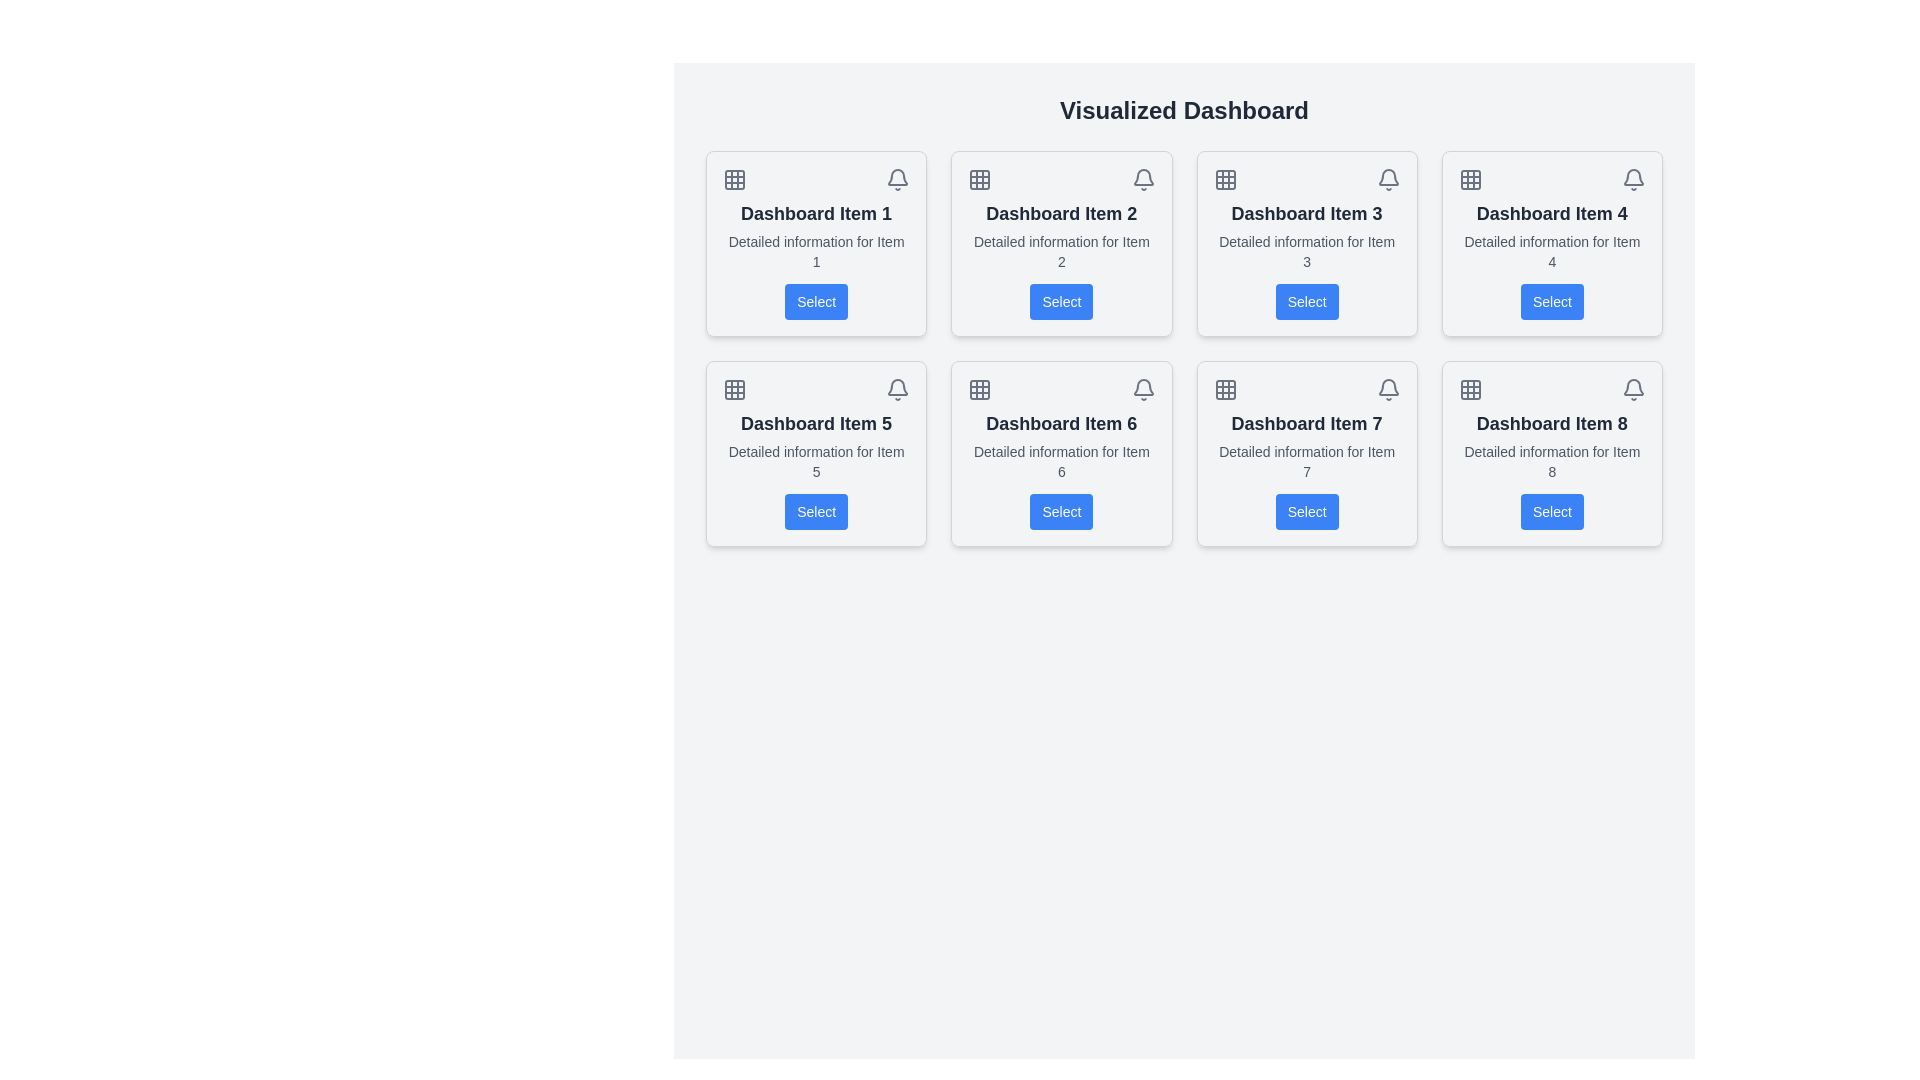 This screenshot has width=1920, height=1080. Describe the element at coordinates (1387, 180) in the screenshot. I see `the bell icon located in the top-right corner of the 'Dashboard Item 3' card` at that location.